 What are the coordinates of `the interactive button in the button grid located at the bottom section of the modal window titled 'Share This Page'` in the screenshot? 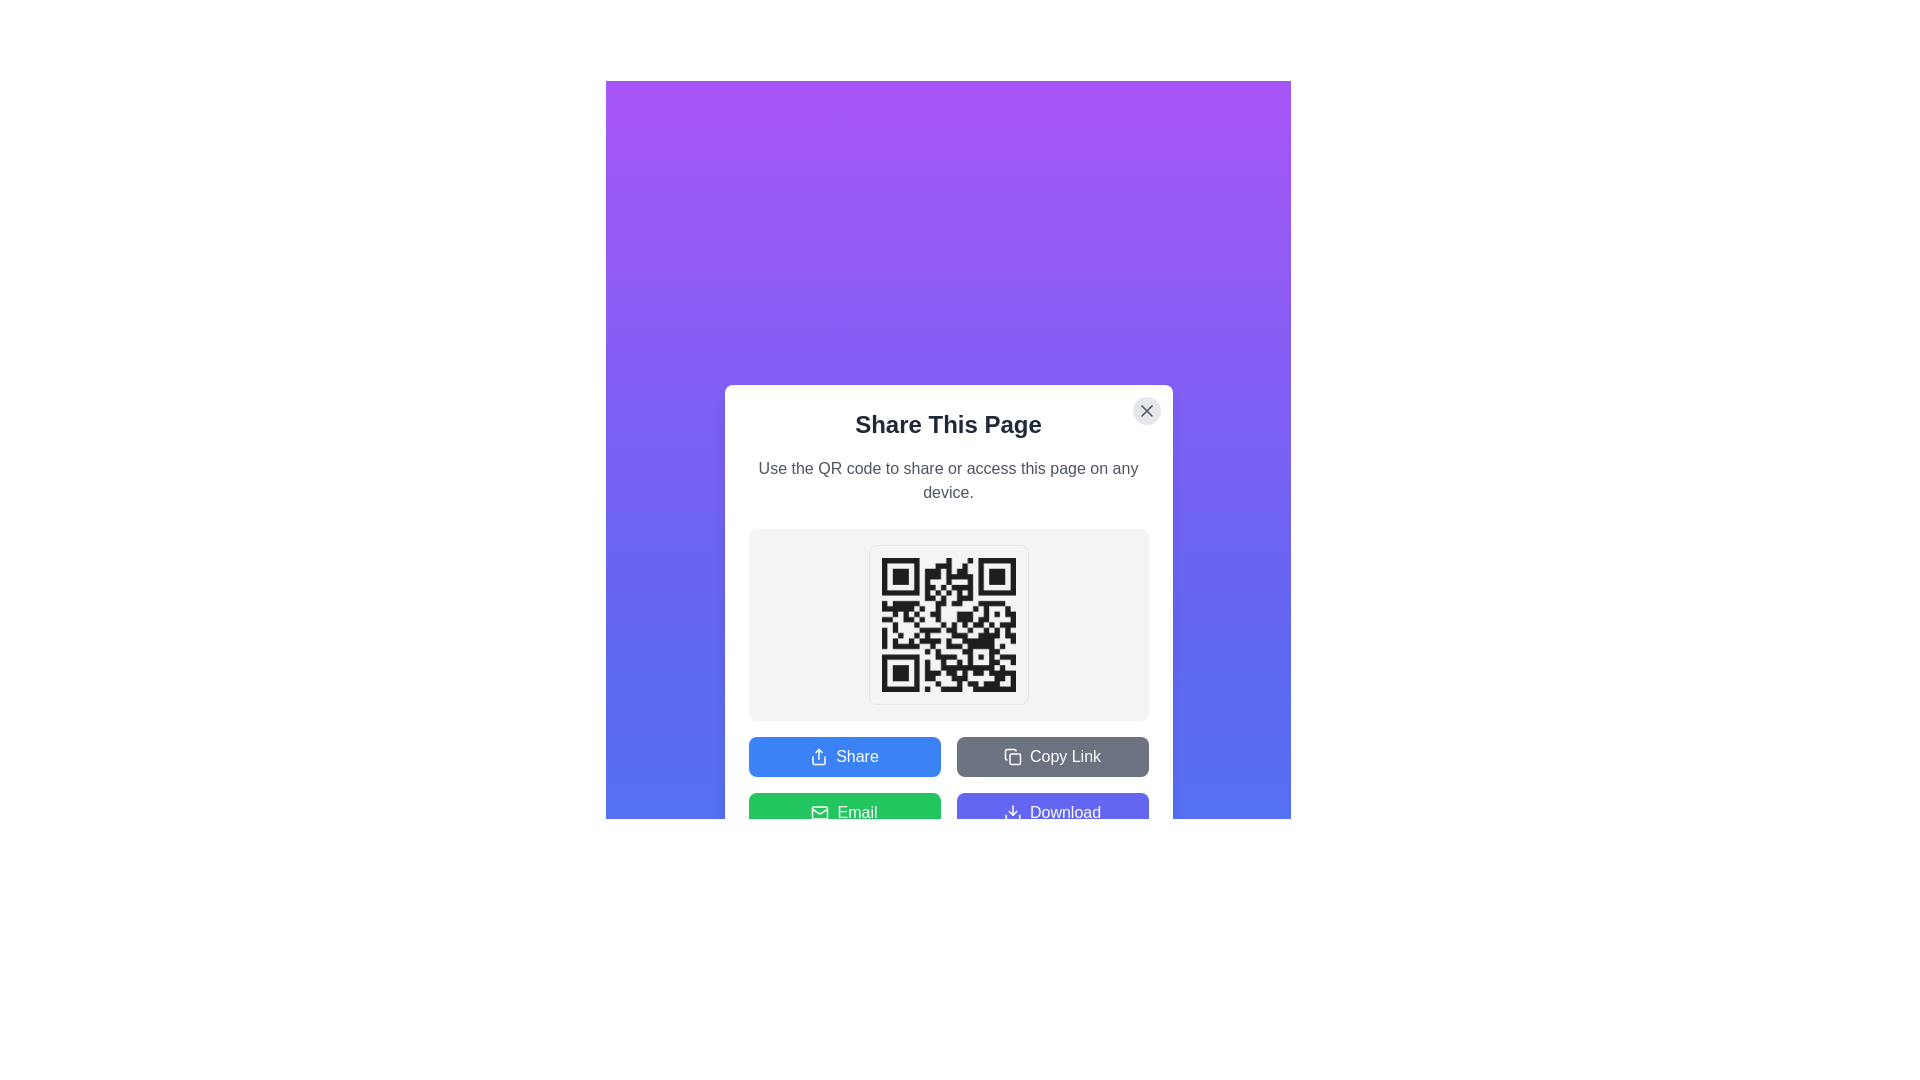 It's located at (947, 784).